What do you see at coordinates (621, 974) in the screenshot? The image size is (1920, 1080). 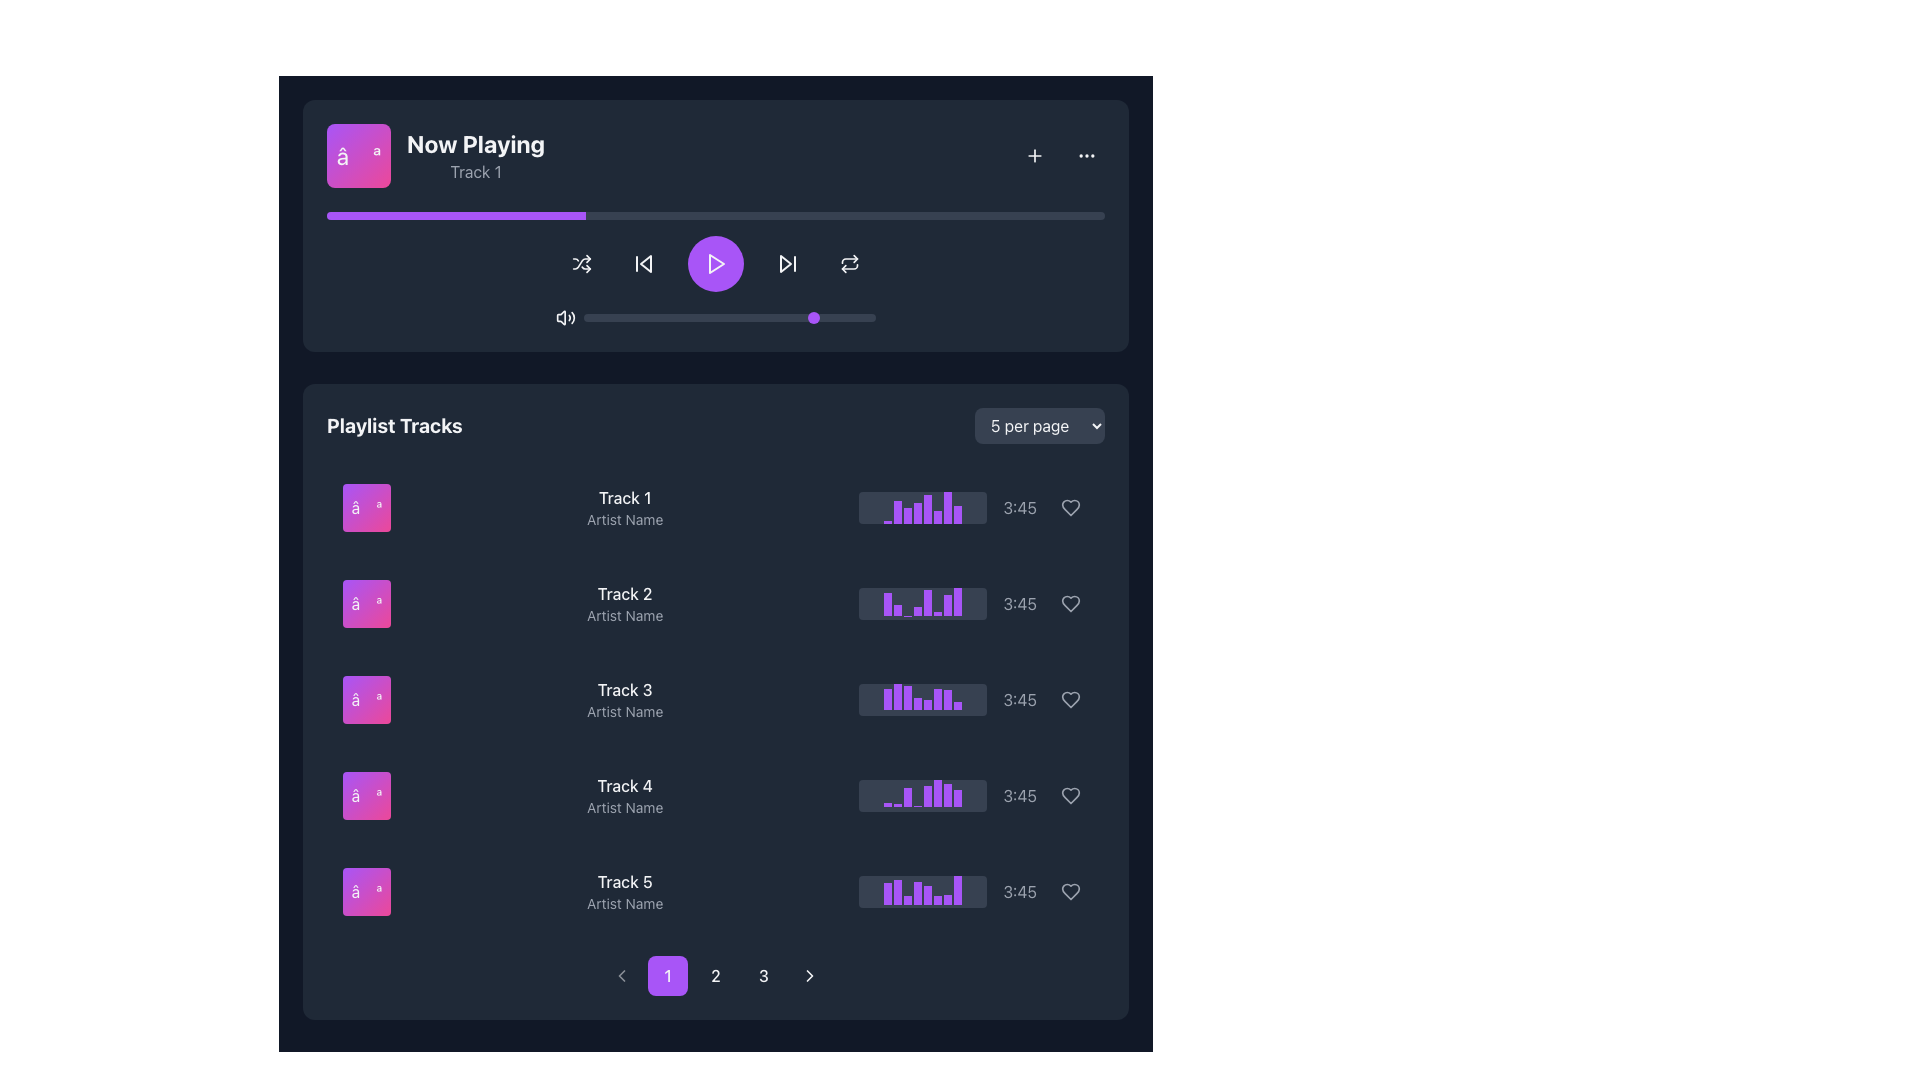 I see `the backward navigation icon button located at the bottom left of the pagination bar` at bounding box center [621, 974].